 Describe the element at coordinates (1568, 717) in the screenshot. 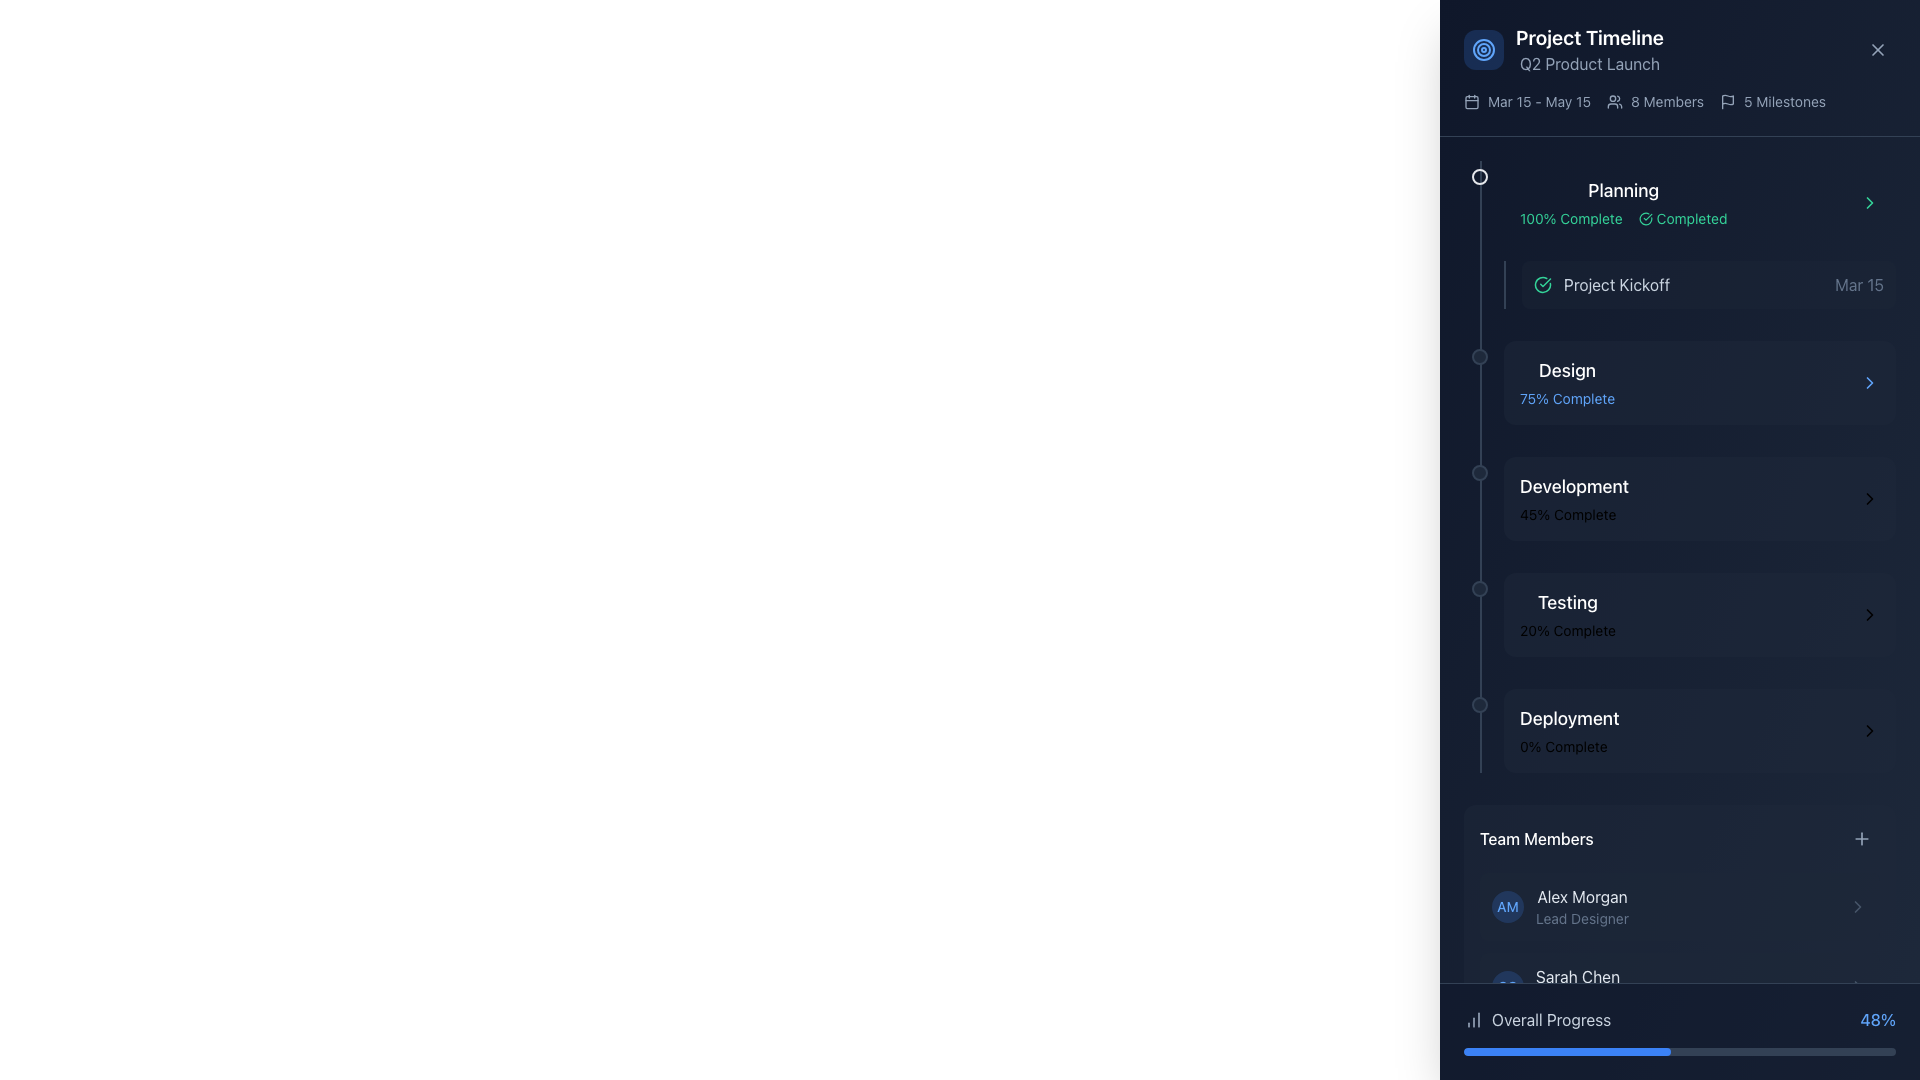

I see `the static text label displaying 'Deployment' in large, bold white font, located in the last section of the timeline interface above '0% Complete'` at that location.